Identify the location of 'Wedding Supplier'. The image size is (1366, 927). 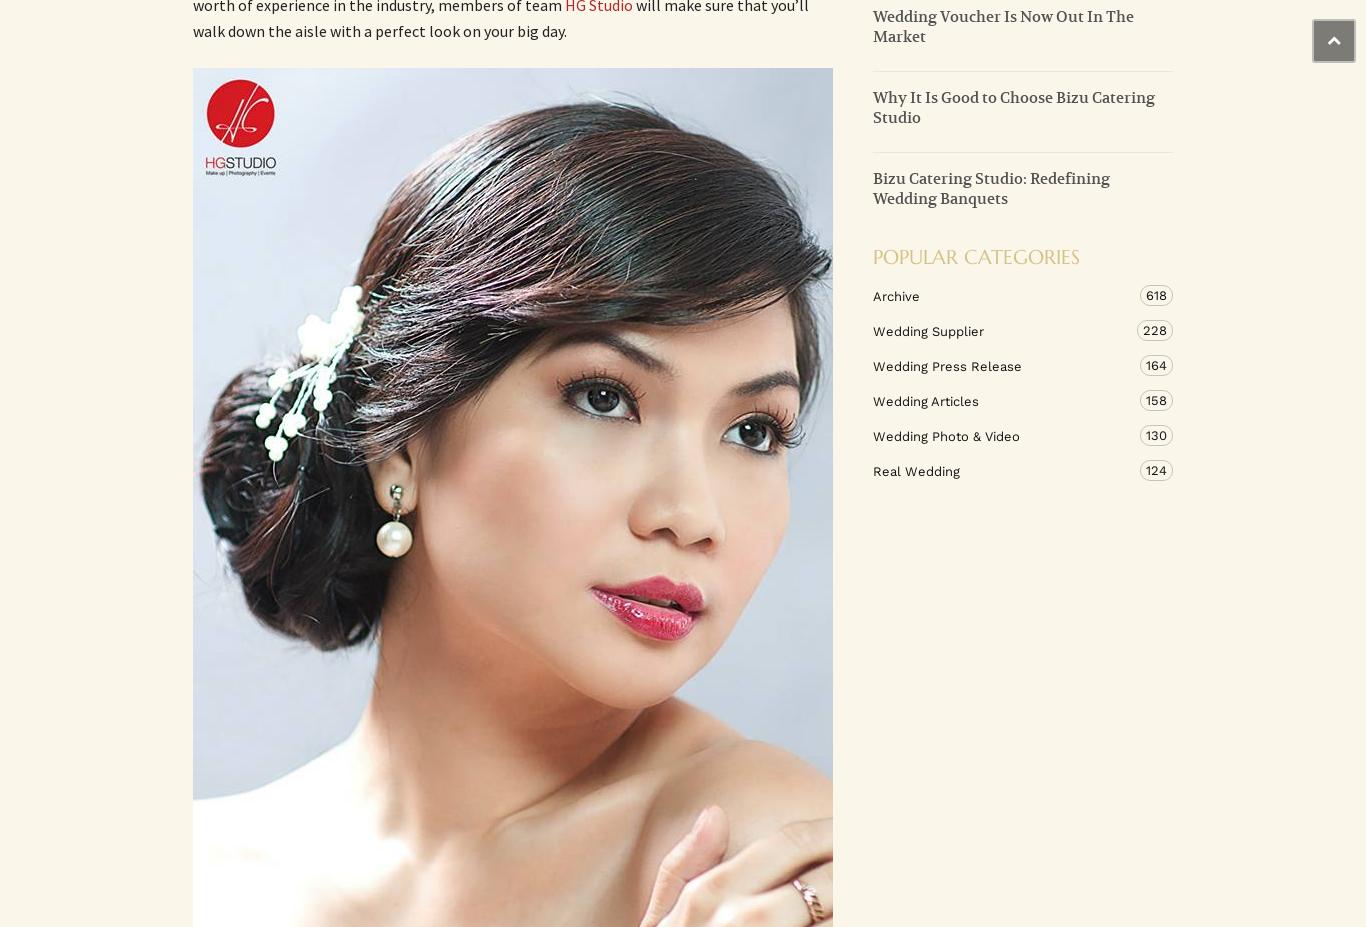
(872, 329).